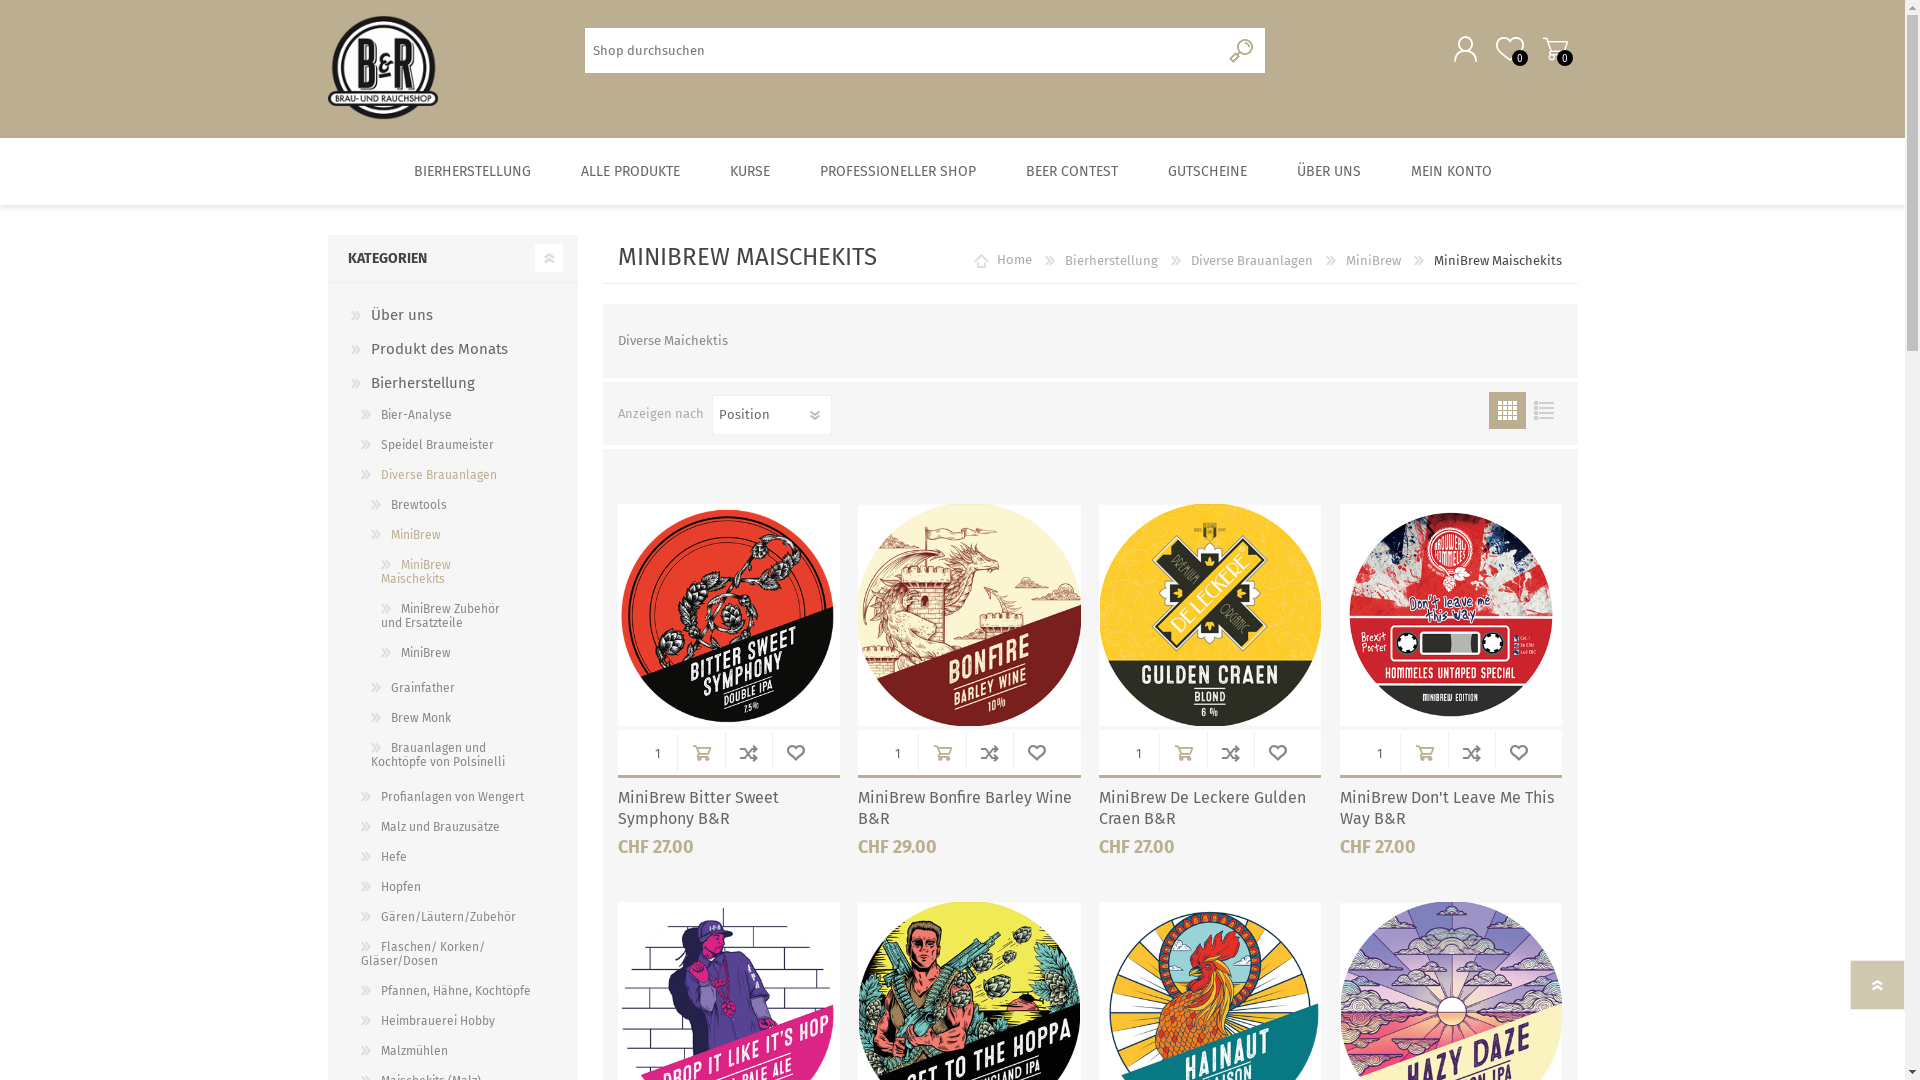  I want to click on 'Profianlagen von Wengert', so click(441, 796).